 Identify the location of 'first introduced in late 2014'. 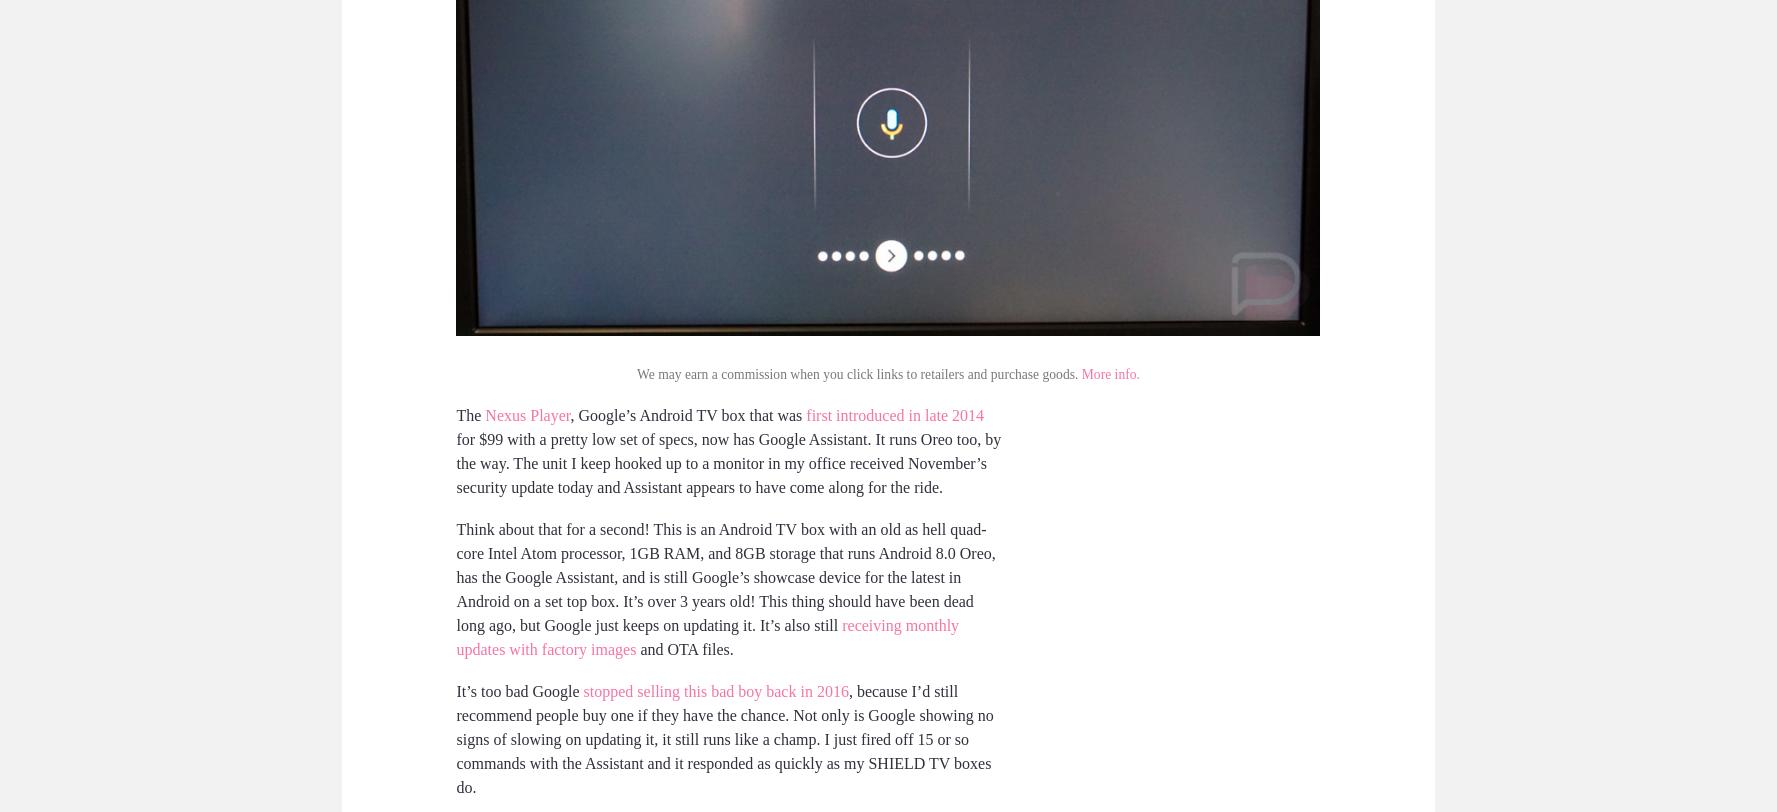
(895, 414).